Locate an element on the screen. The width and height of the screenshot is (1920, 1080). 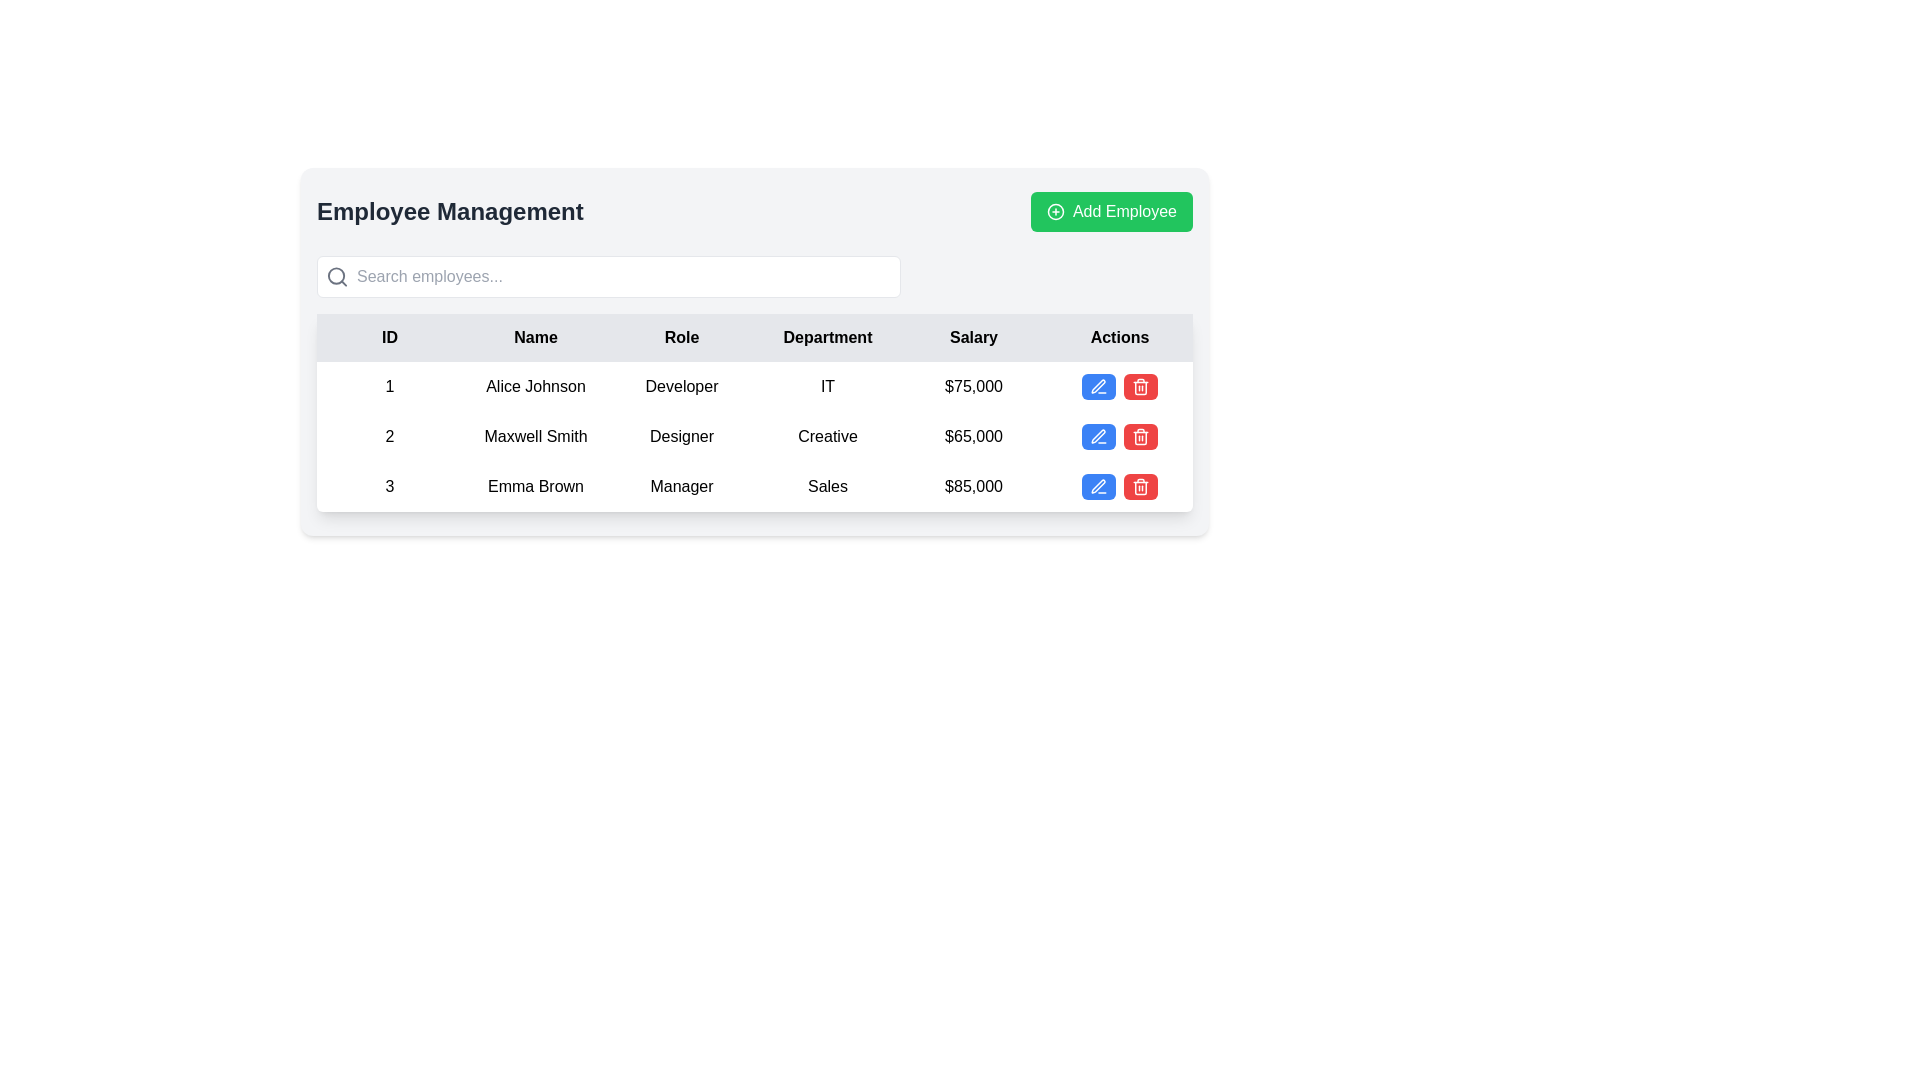
the Table Header Cell labeled 'ID', which is the first column's header in a gray rectangular cell at the top of the table is located at coordinates (389, 337).